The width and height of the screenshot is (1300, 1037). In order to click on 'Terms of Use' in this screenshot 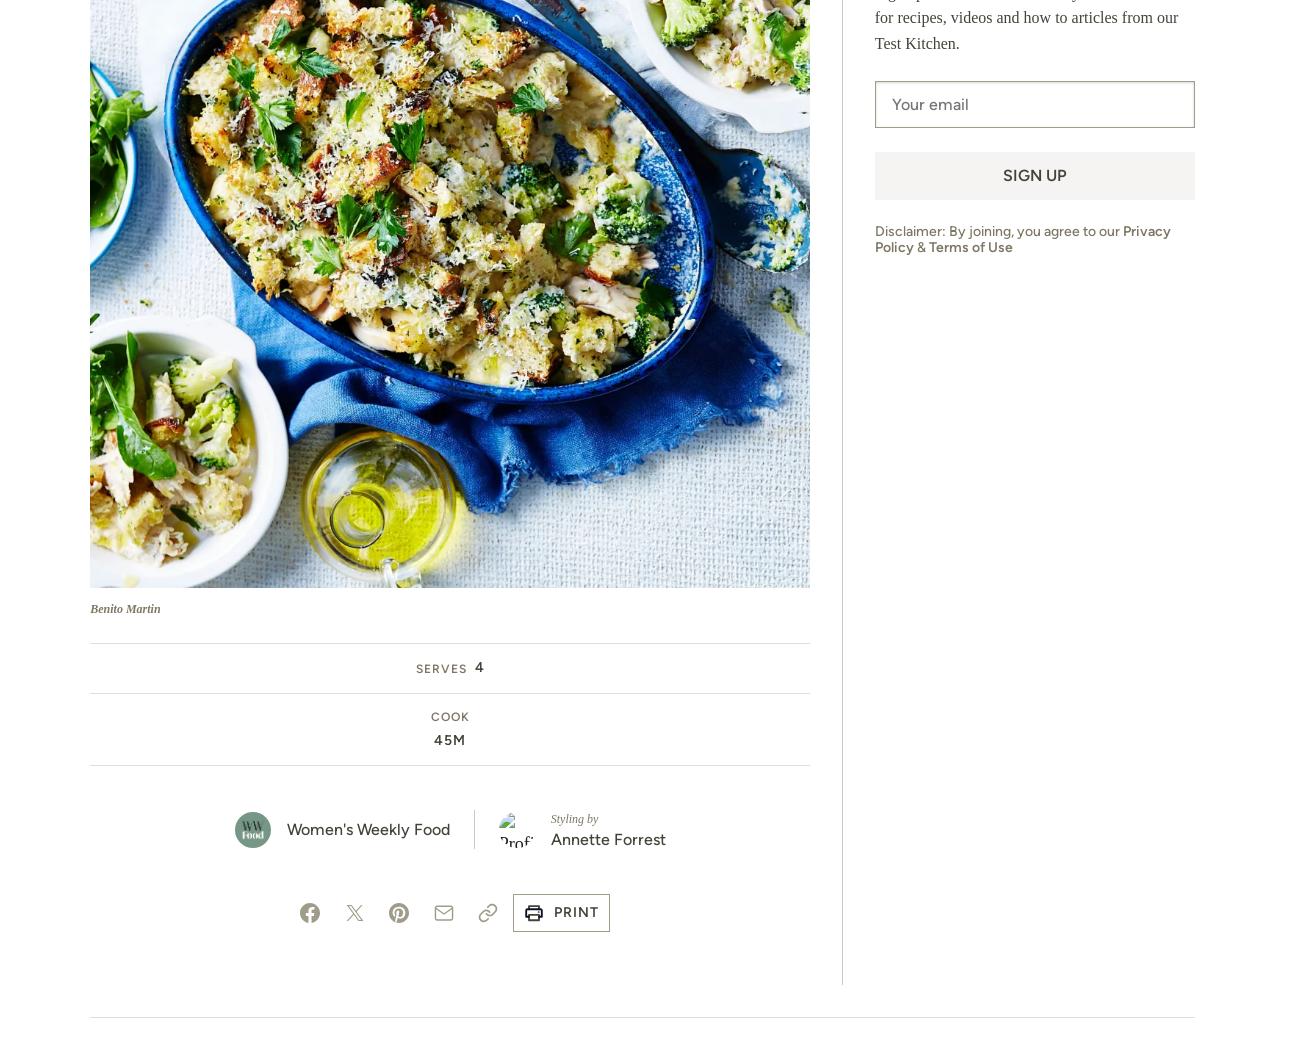, I will do `click(970, 246)`.